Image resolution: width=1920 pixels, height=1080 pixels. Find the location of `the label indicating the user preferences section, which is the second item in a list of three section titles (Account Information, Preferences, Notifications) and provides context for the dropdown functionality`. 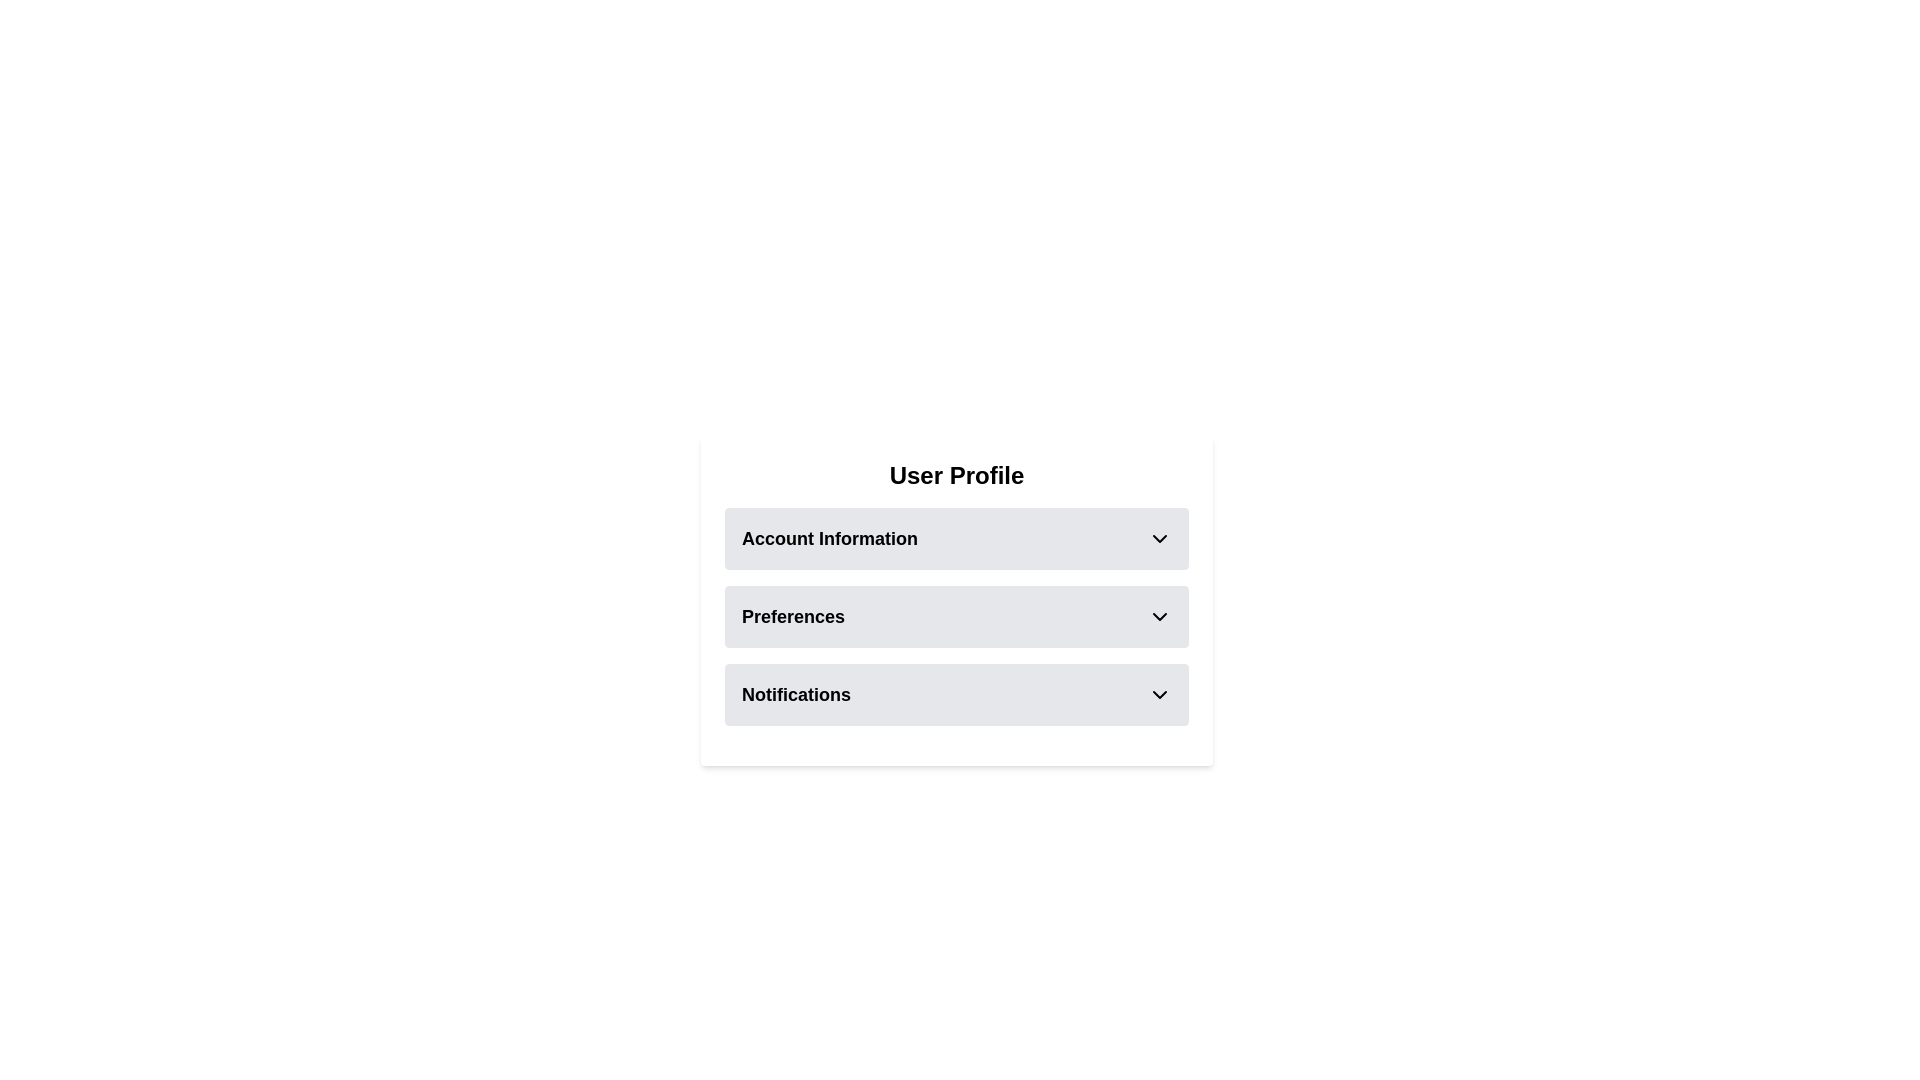

the label indicating the user preferences section, which is the second item in a list of three section titles (Account Information, Preferences, Notifications) and provides context for the dropdown functionality is located at coordinates (792, 616).